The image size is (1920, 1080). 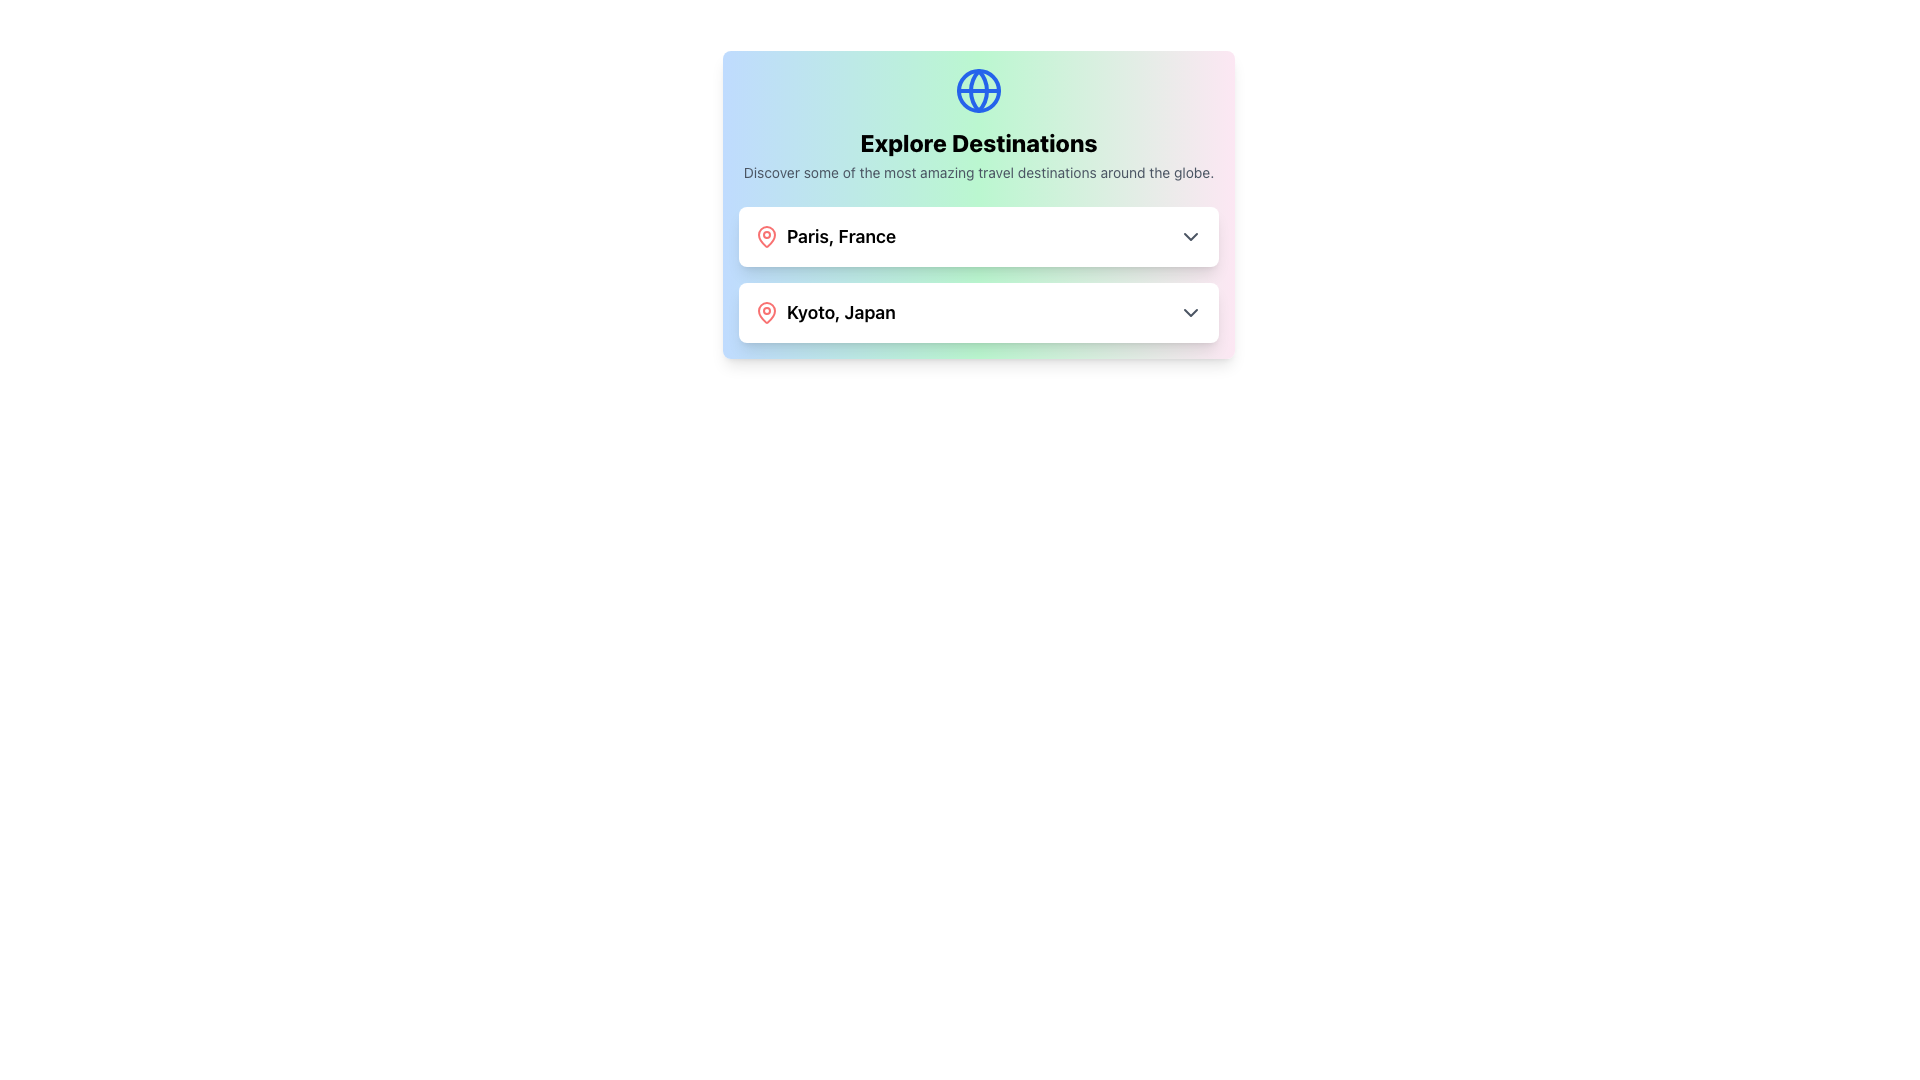 What do you see at coordinates (979, 235) in the screenshot?
I see `the chevron on the 'Paris, France' selectable item` at bounding box center [979, 235].